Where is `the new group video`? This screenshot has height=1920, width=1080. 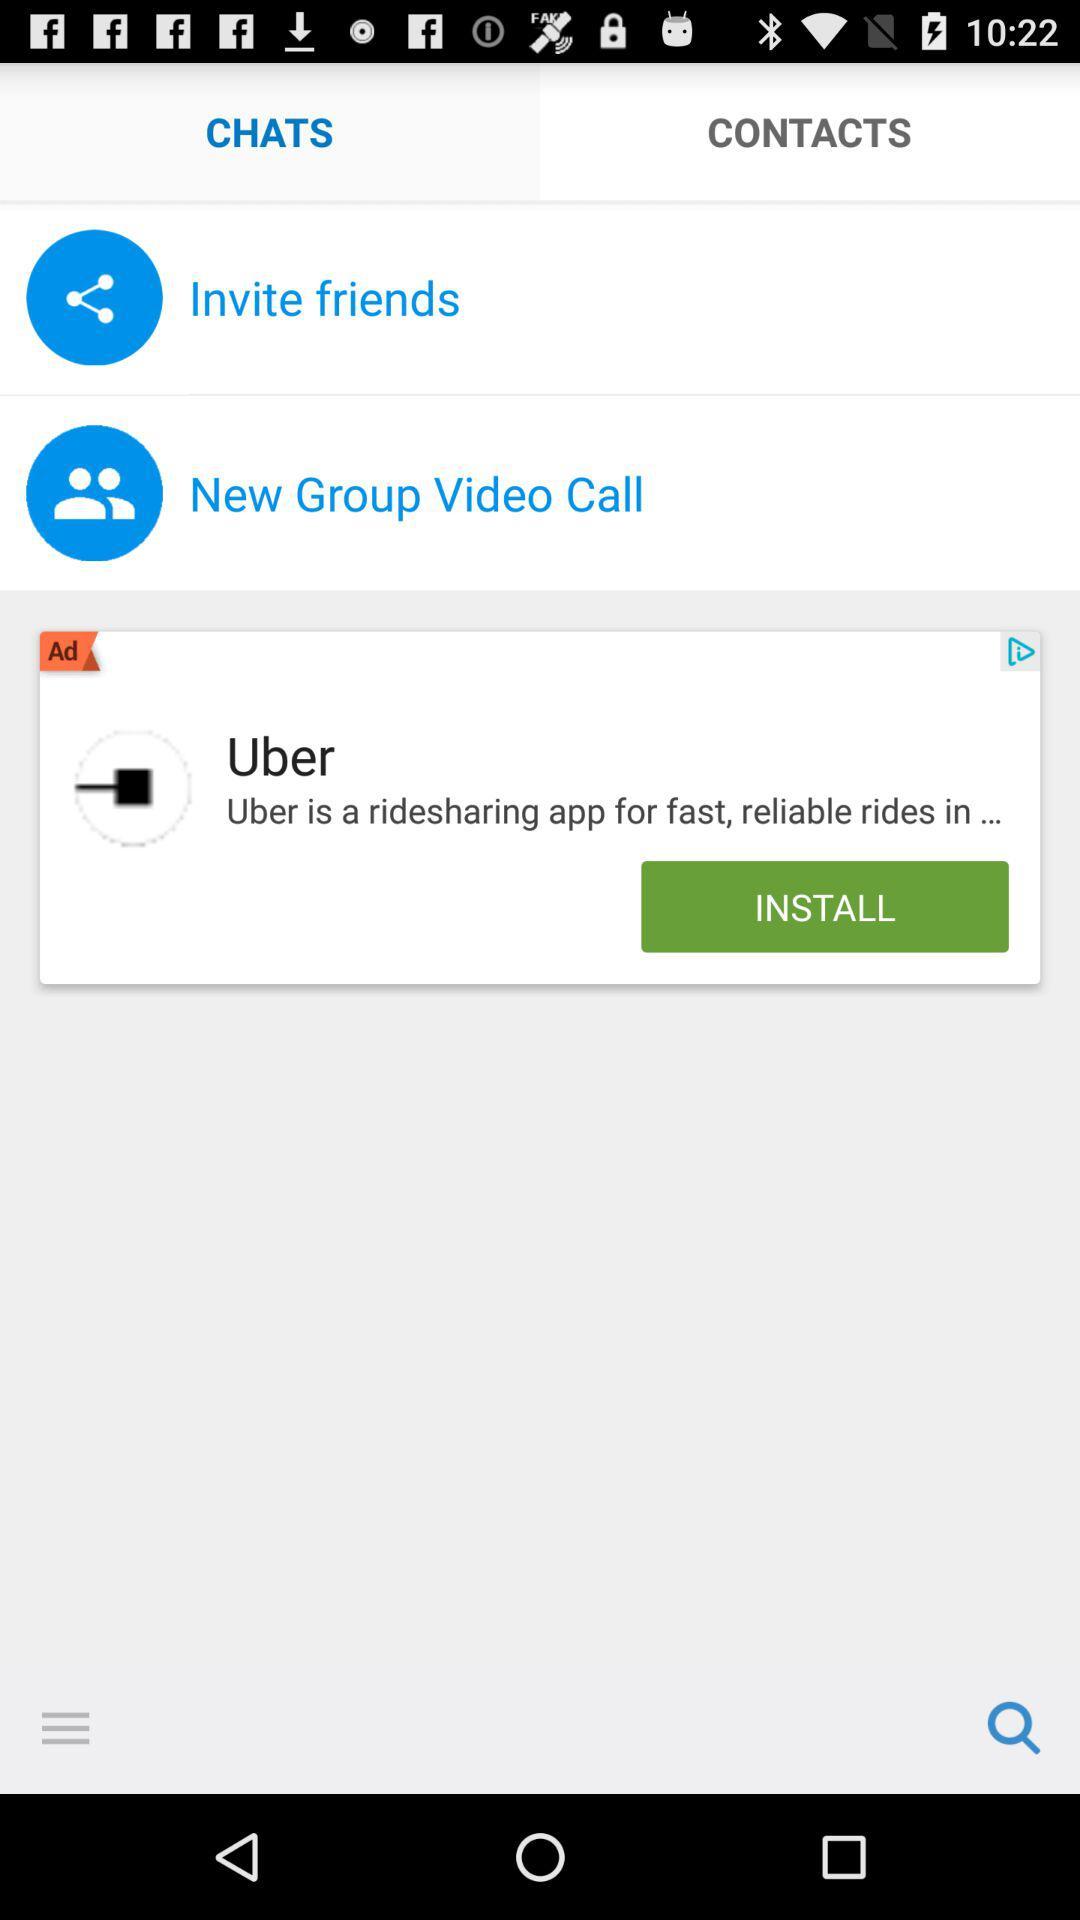 the new group video is located at coordinates (634, 493).